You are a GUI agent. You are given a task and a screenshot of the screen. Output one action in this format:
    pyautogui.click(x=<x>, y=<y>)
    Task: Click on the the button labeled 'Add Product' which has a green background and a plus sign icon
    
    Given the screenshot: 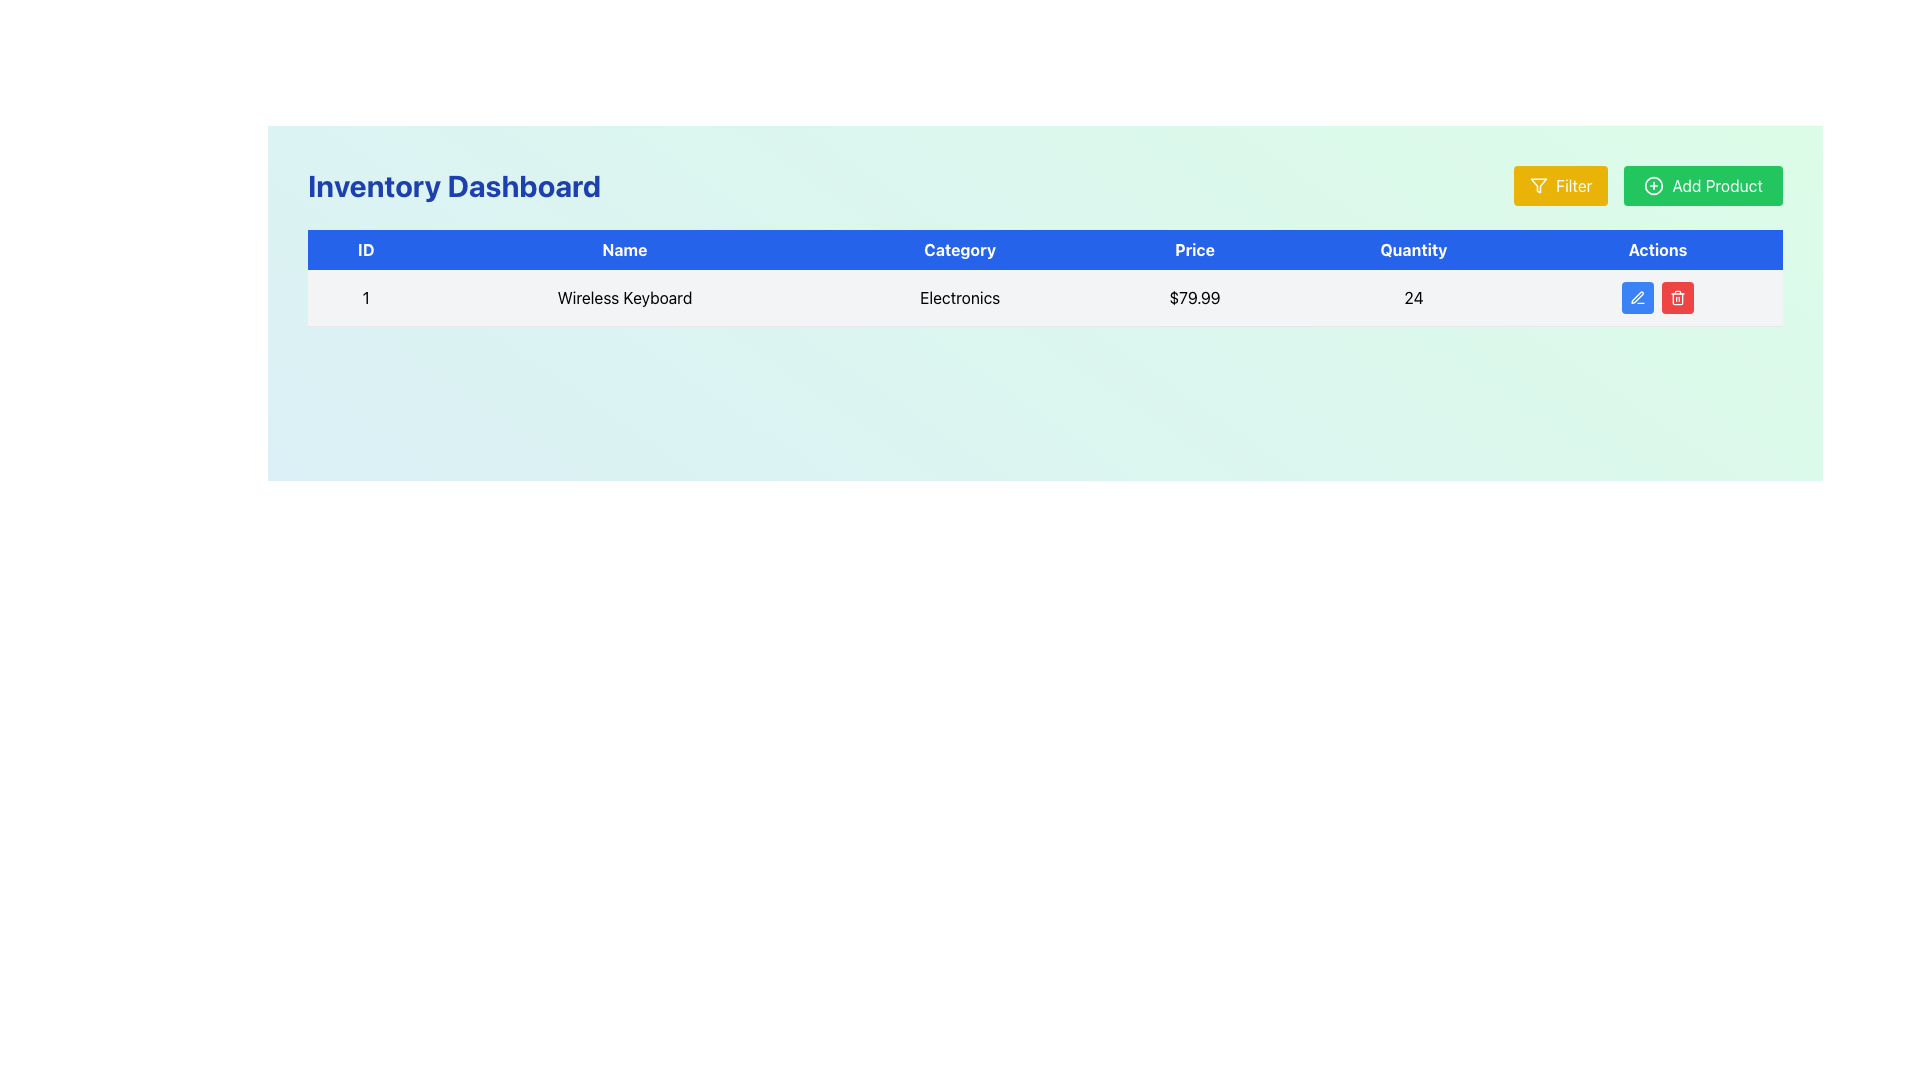 What is the action you would take?
    pyautogui.click(x=1702, y=185)
    